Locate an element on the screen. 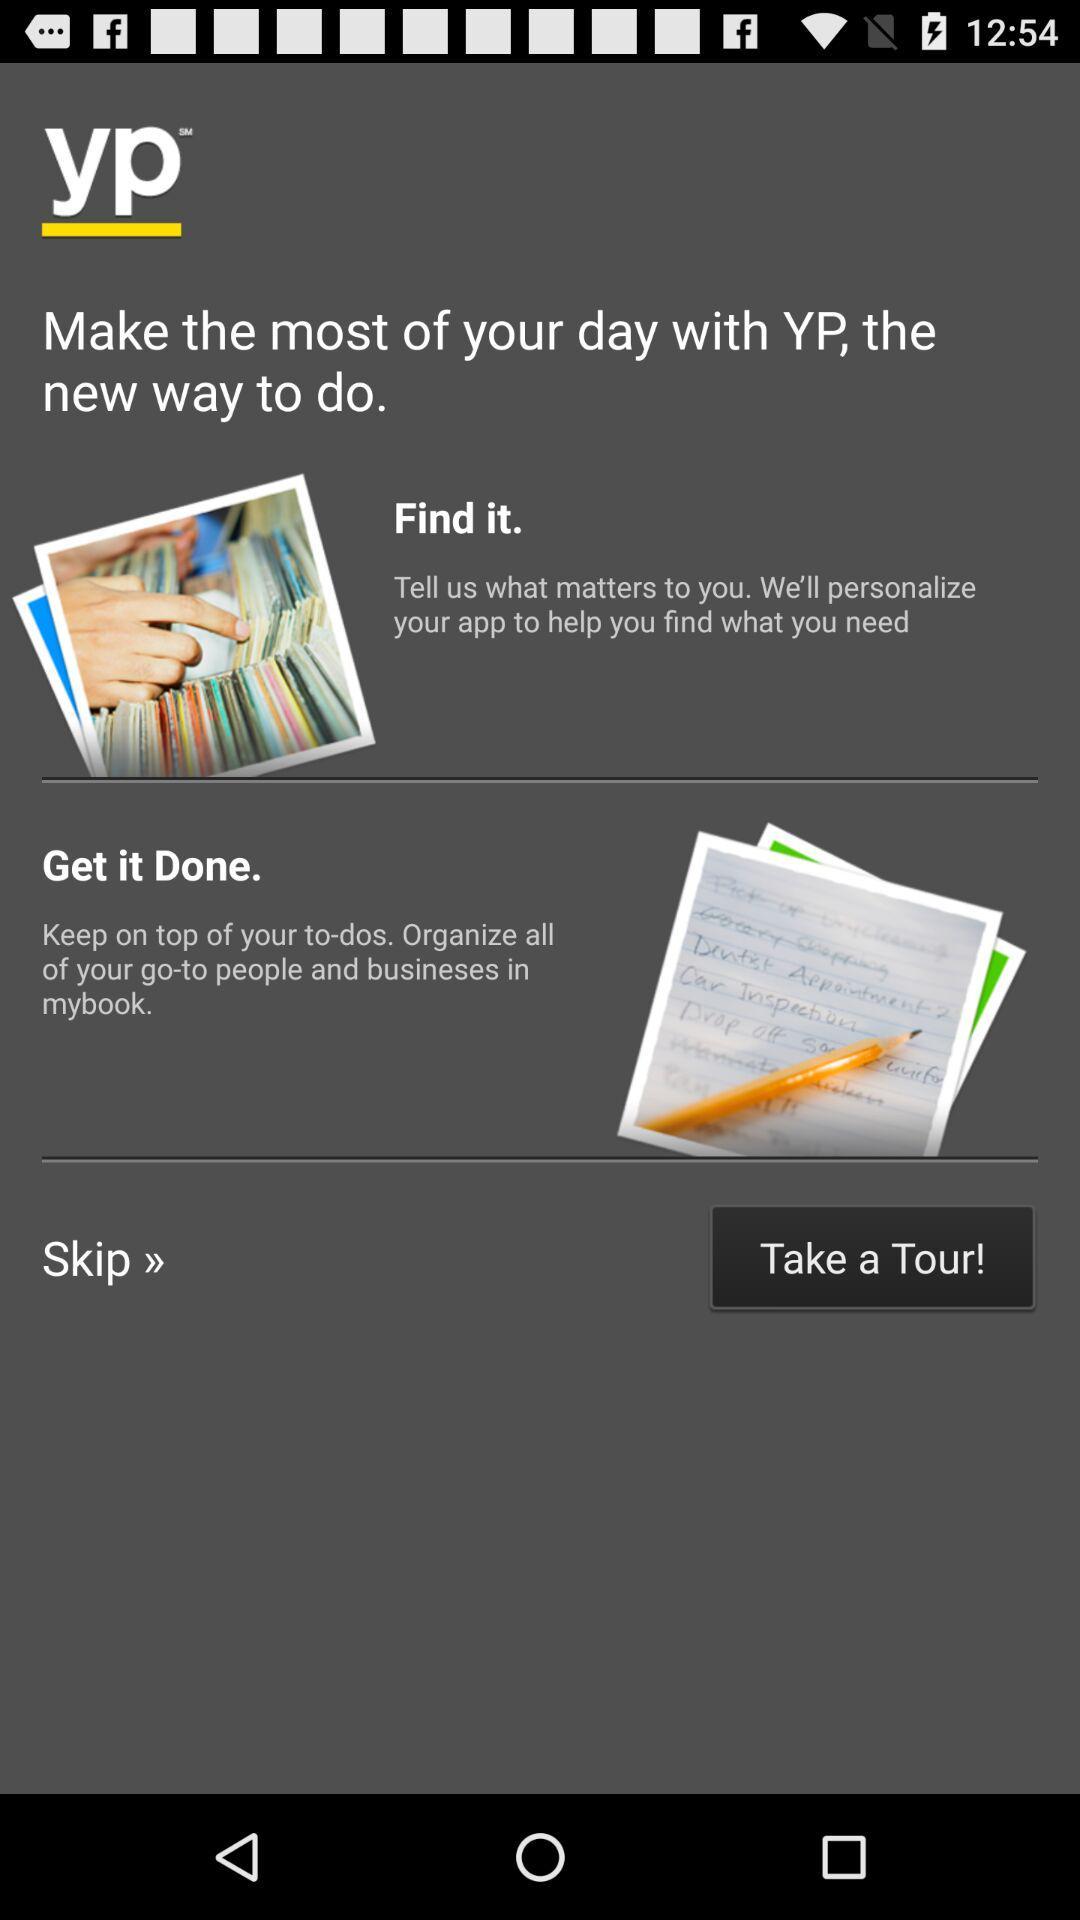 The image size is (1080, 1920). take a tour! icon is located at coordinates (871, 1256).